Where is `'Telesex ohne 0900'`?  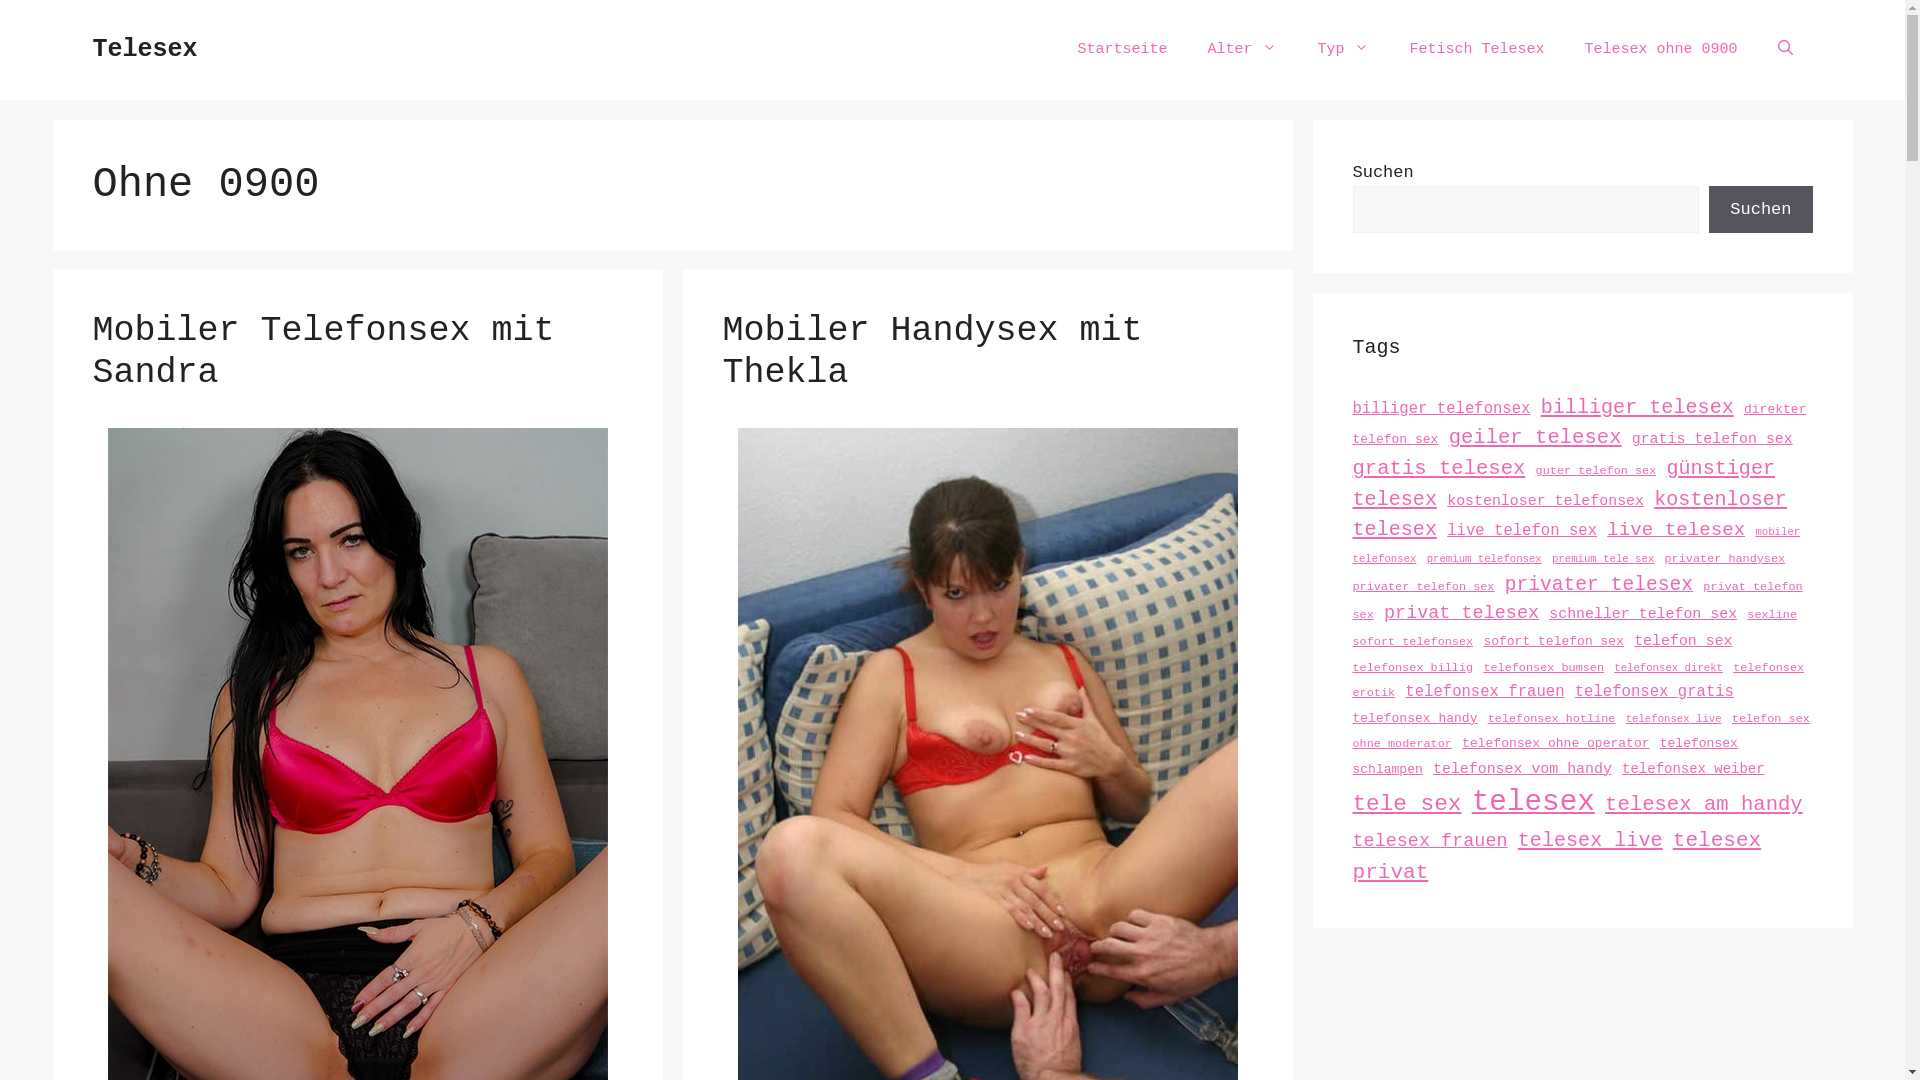
'Telesex ohne 0900' is located at coordinates (1660, 49).